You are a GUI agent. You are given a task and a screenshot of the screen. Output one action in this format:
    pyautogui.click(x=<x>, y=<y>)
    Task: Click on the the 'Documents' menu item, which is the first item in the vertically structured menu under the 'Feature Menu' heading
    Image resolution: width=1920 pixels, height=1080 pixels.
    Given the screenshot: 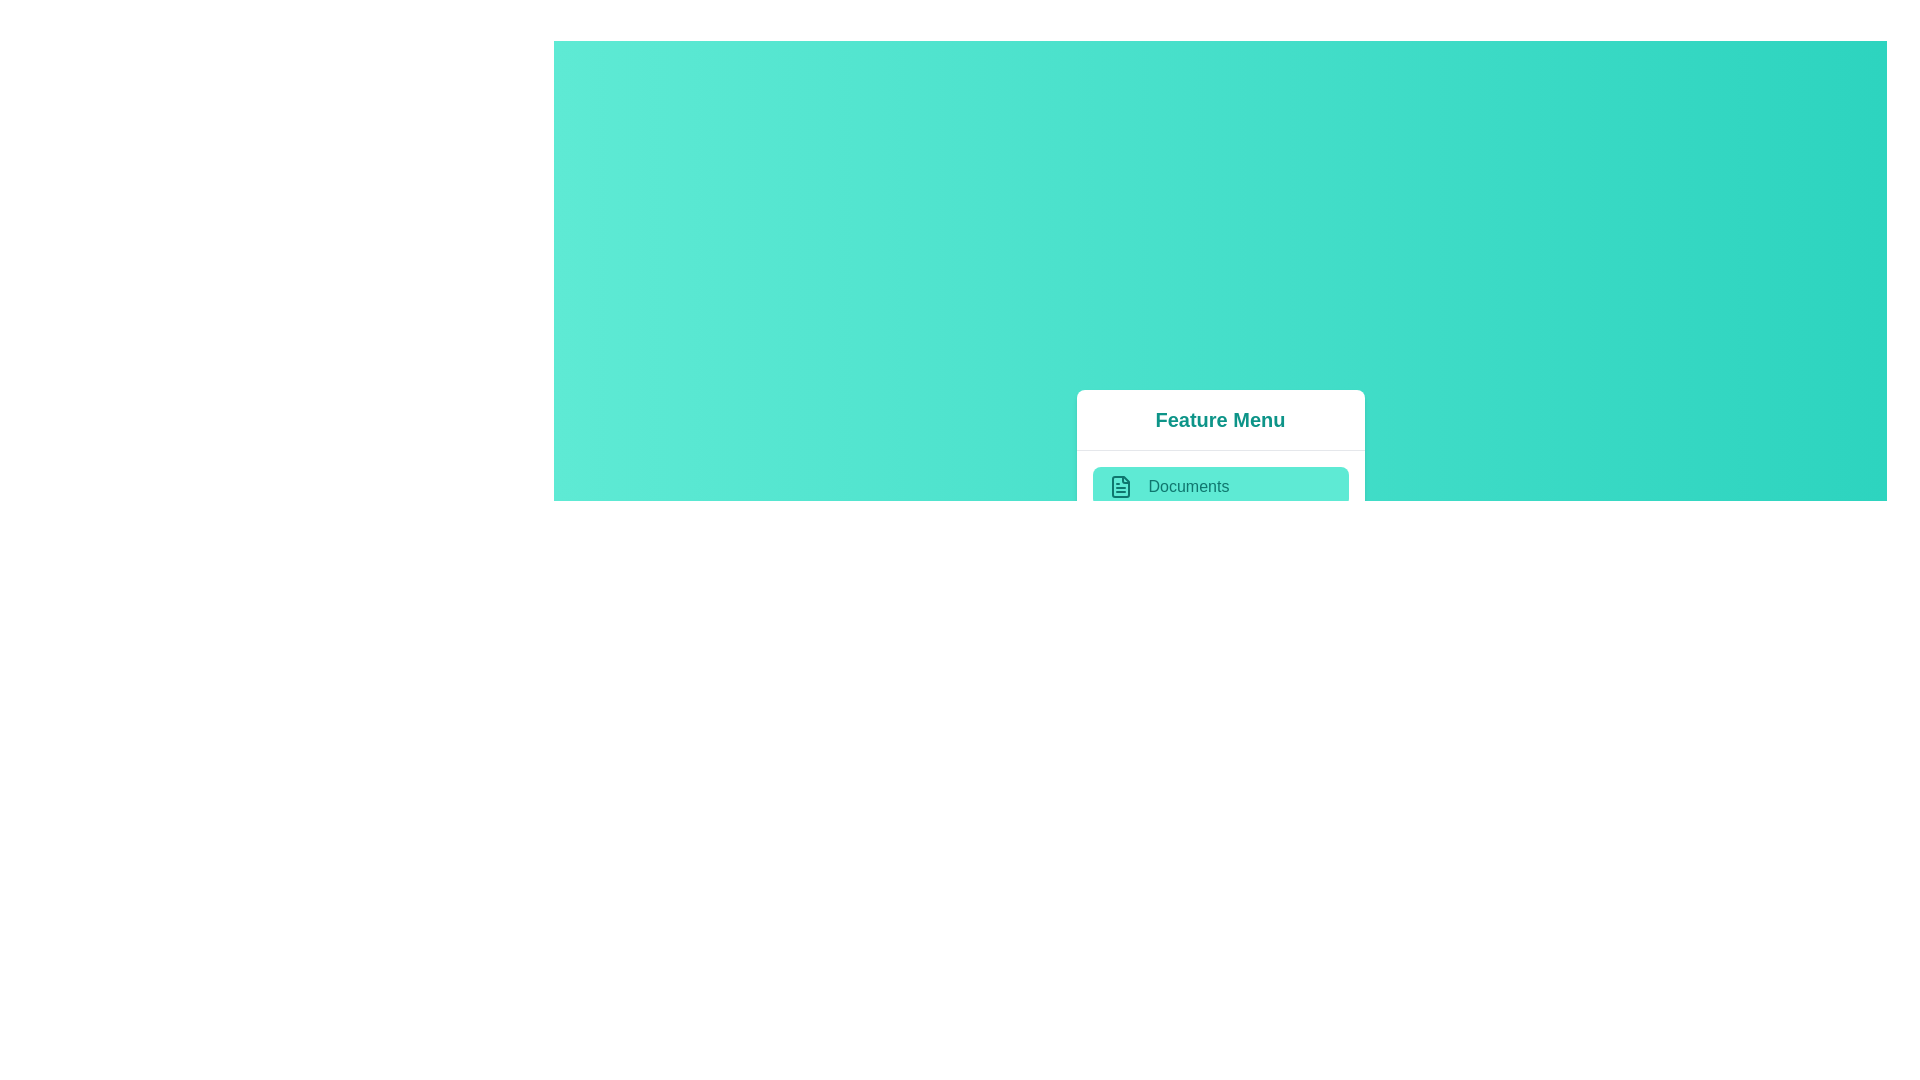 What is the action you would take?
    pyautogui.click(x=1219, y=486)
    